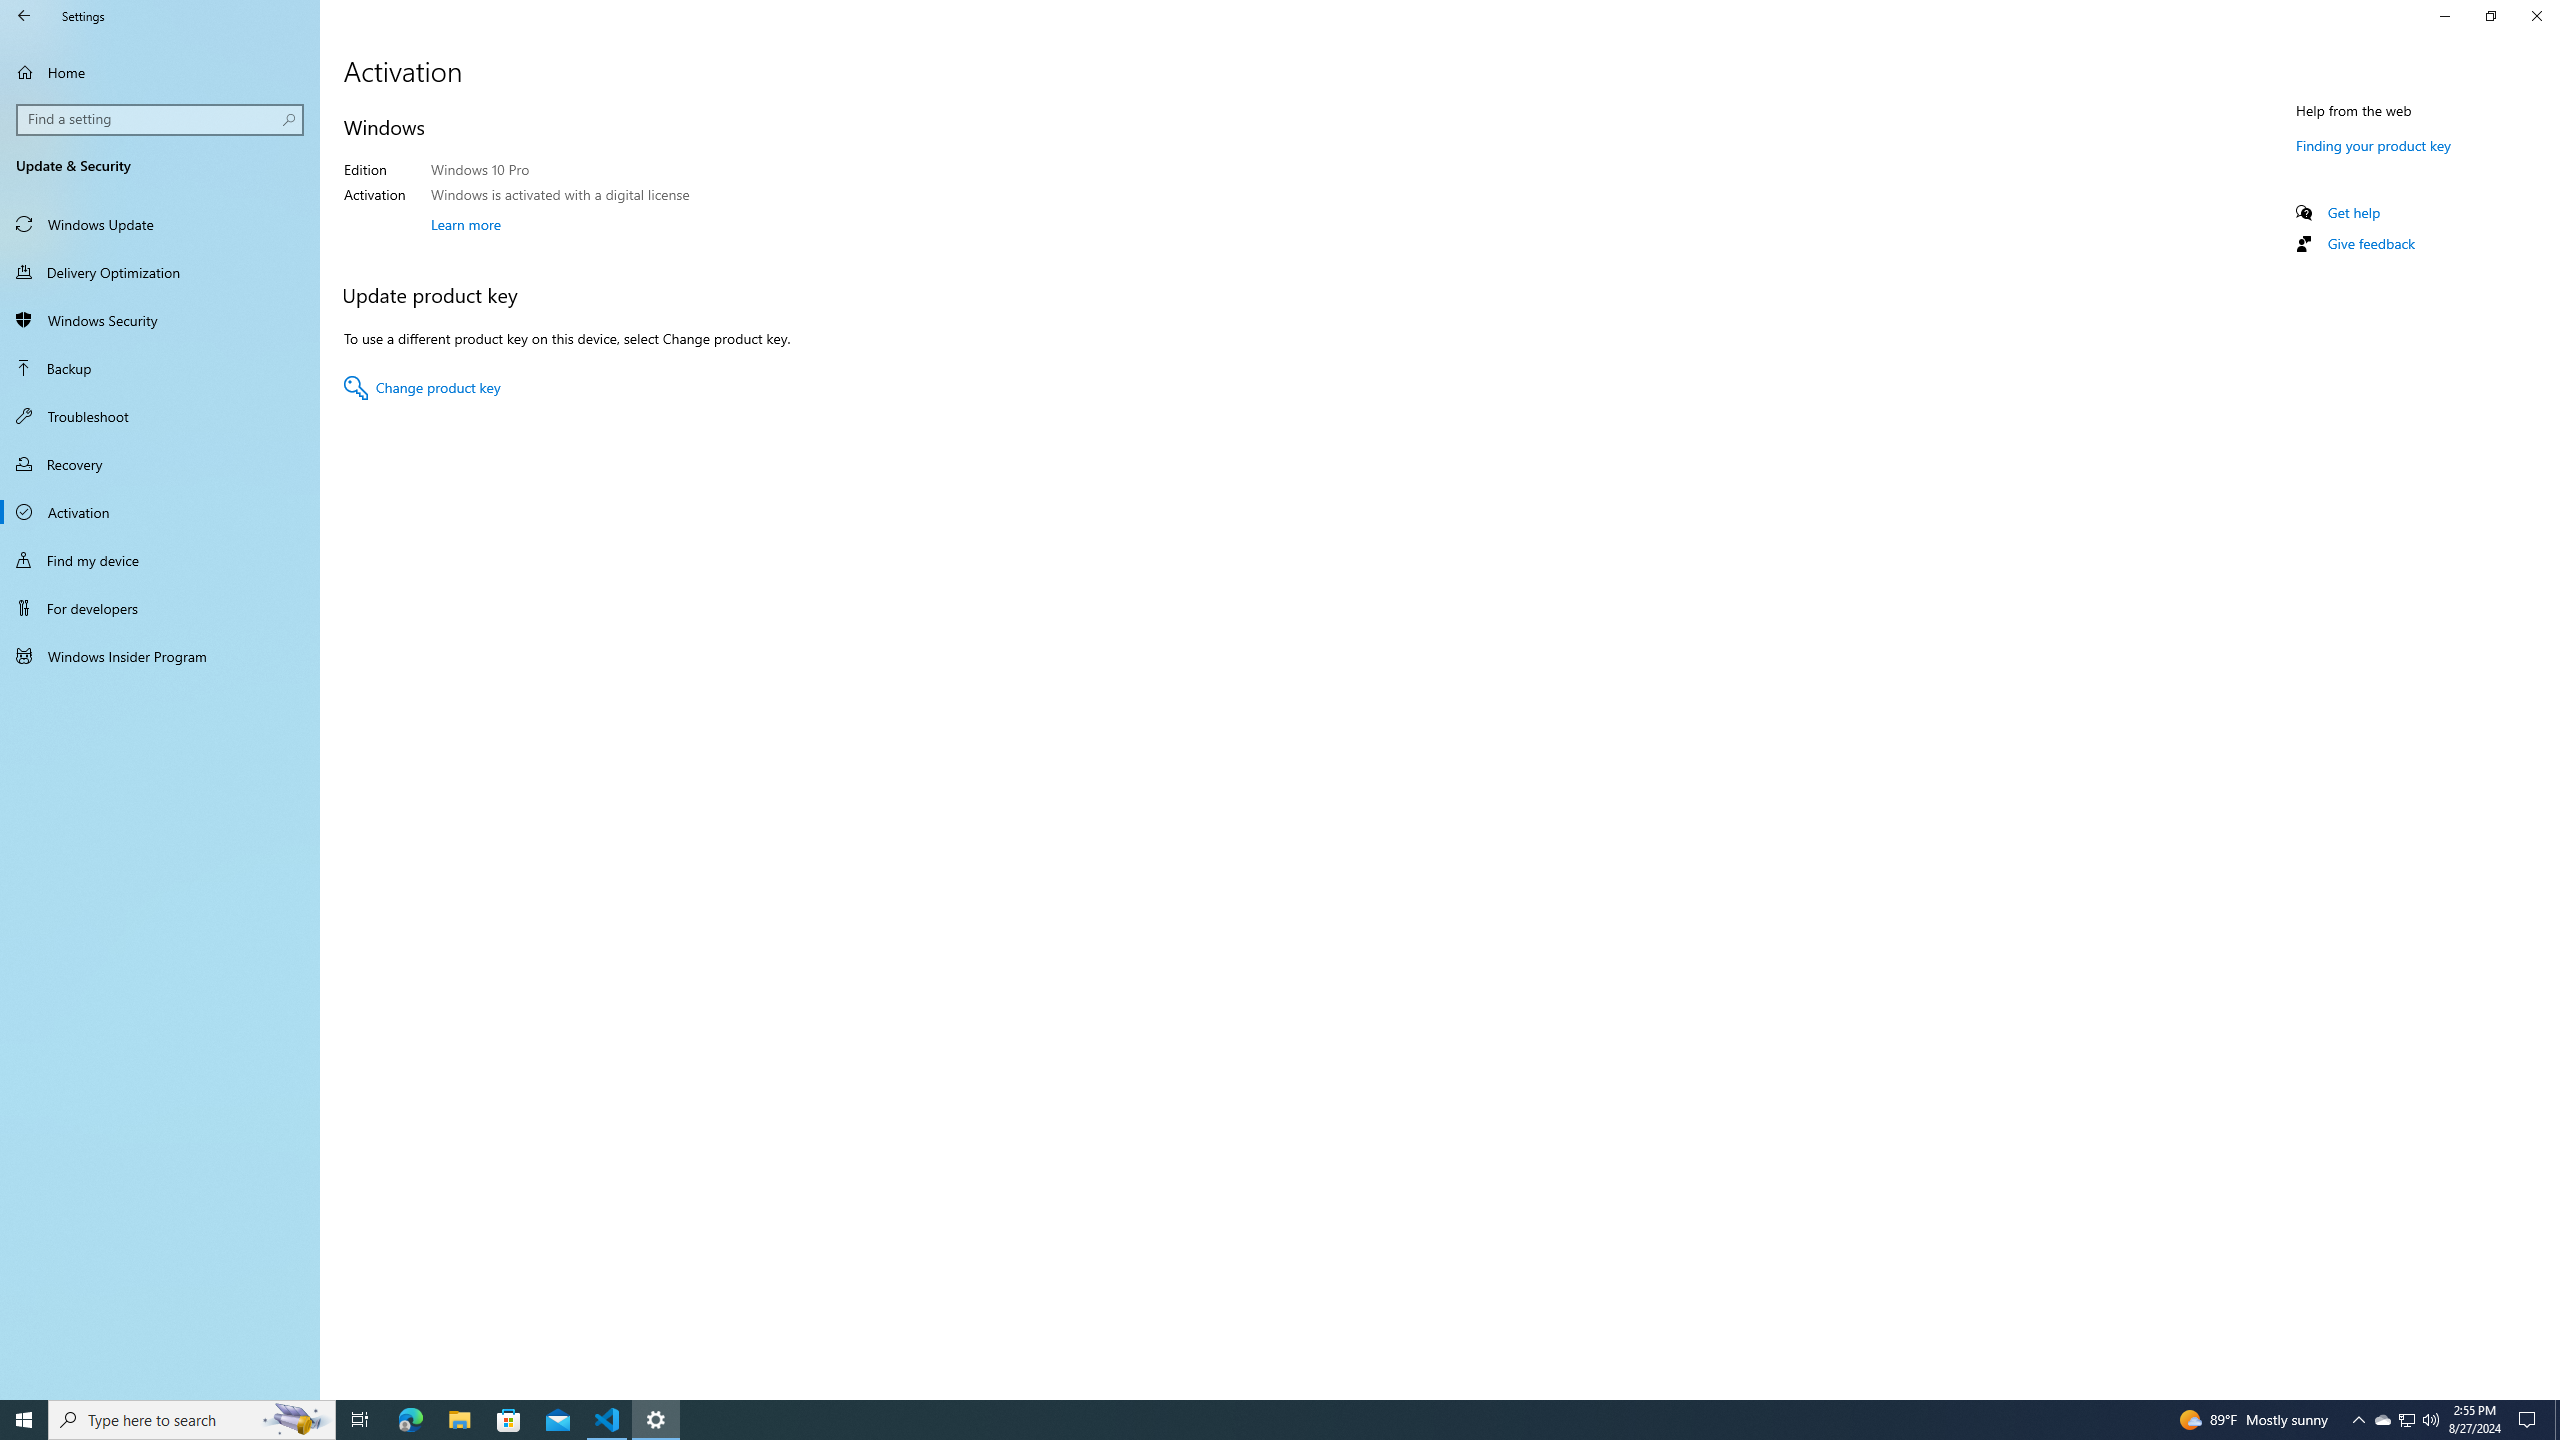 Image resolution: width=2560 pixels, height=1440 pixels. What do you see at coordinates (159, 222) in the screenshot?
I see `'Windows Update'` at bounding box center [159, 222].